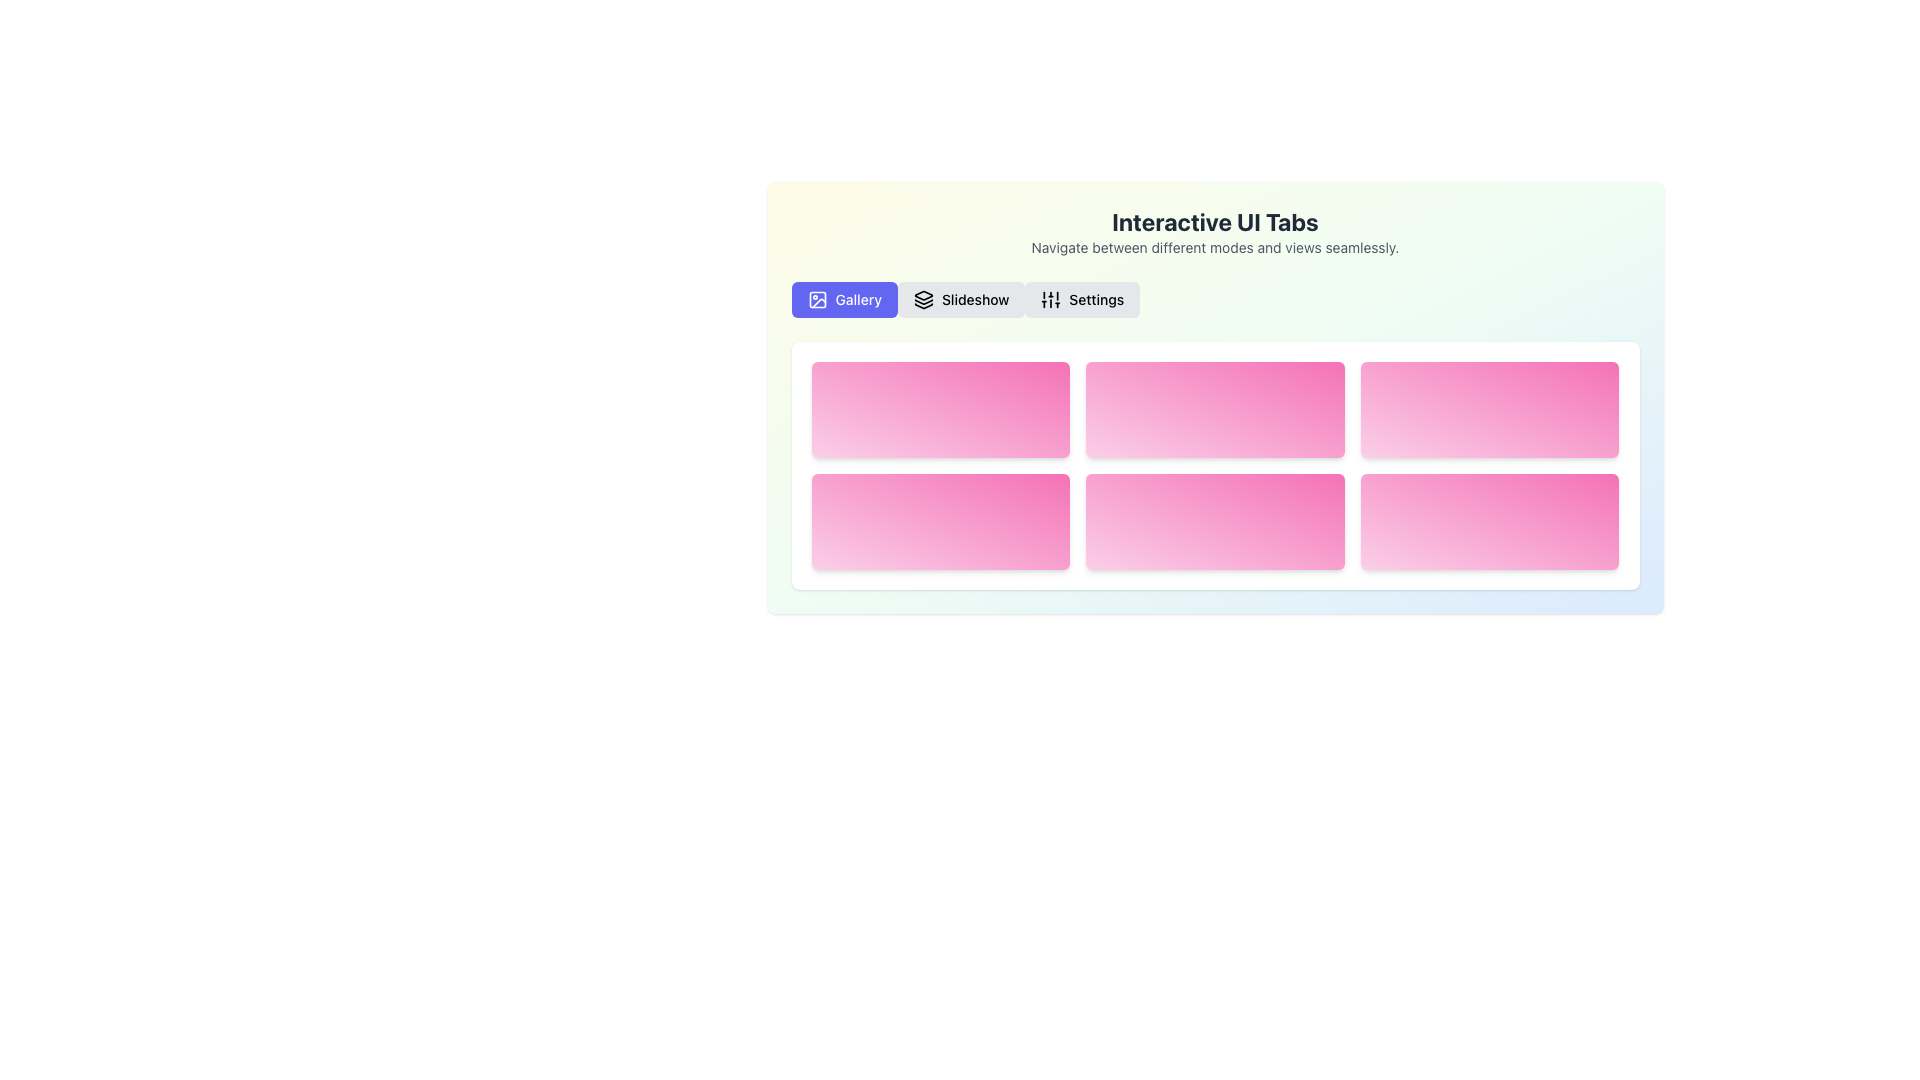  What do you see at coordinates (1214, 408) in the screenshot?
I see `the second card in the first row of a grid layout, which features a gradient background from light pink to deeper pink, rounded corners, and a shadow effect` at bounding box center [1214, 408].